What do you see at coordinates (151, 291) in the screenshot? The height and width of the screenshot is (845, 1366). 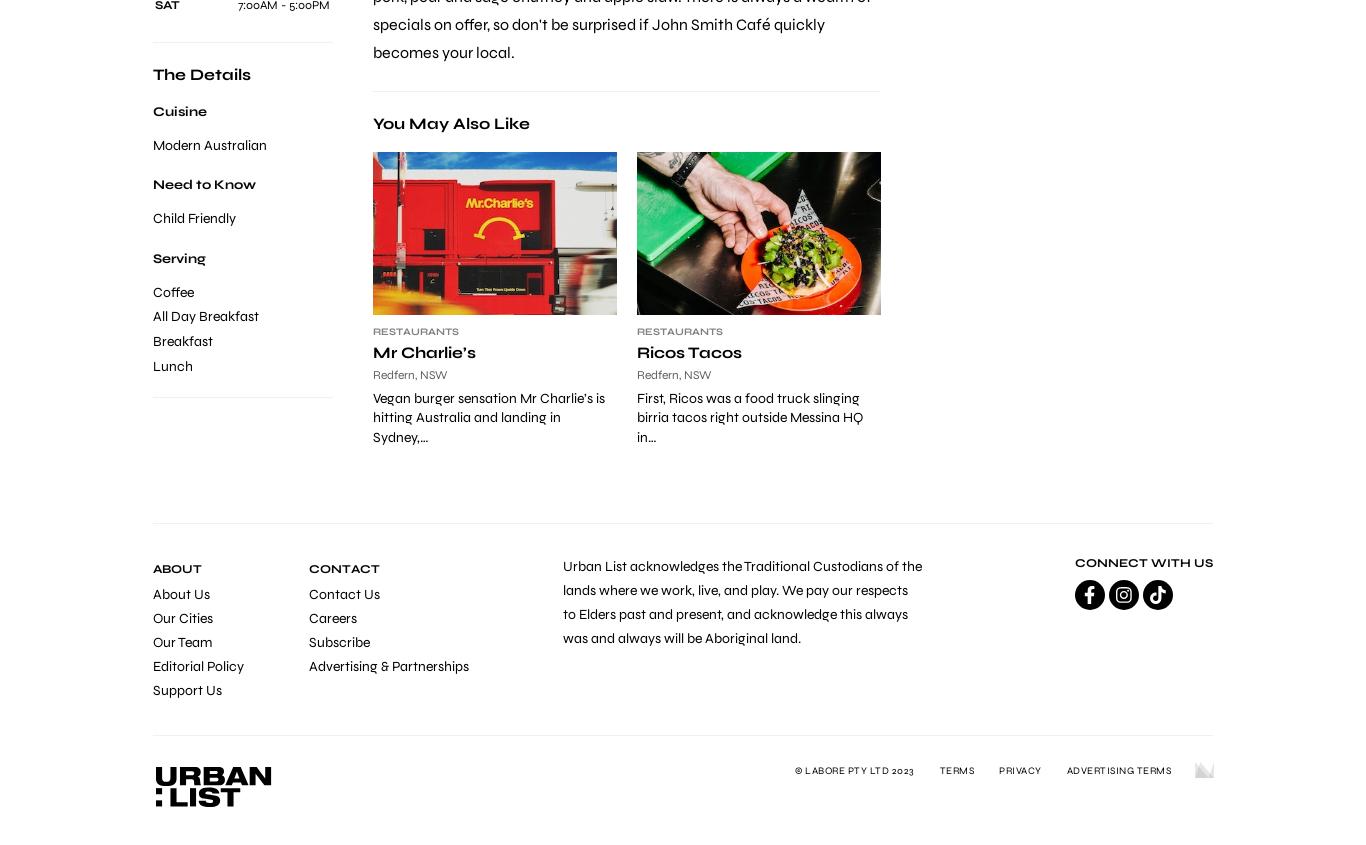 I see `'Coffee'` at bounding box center [151, 291].